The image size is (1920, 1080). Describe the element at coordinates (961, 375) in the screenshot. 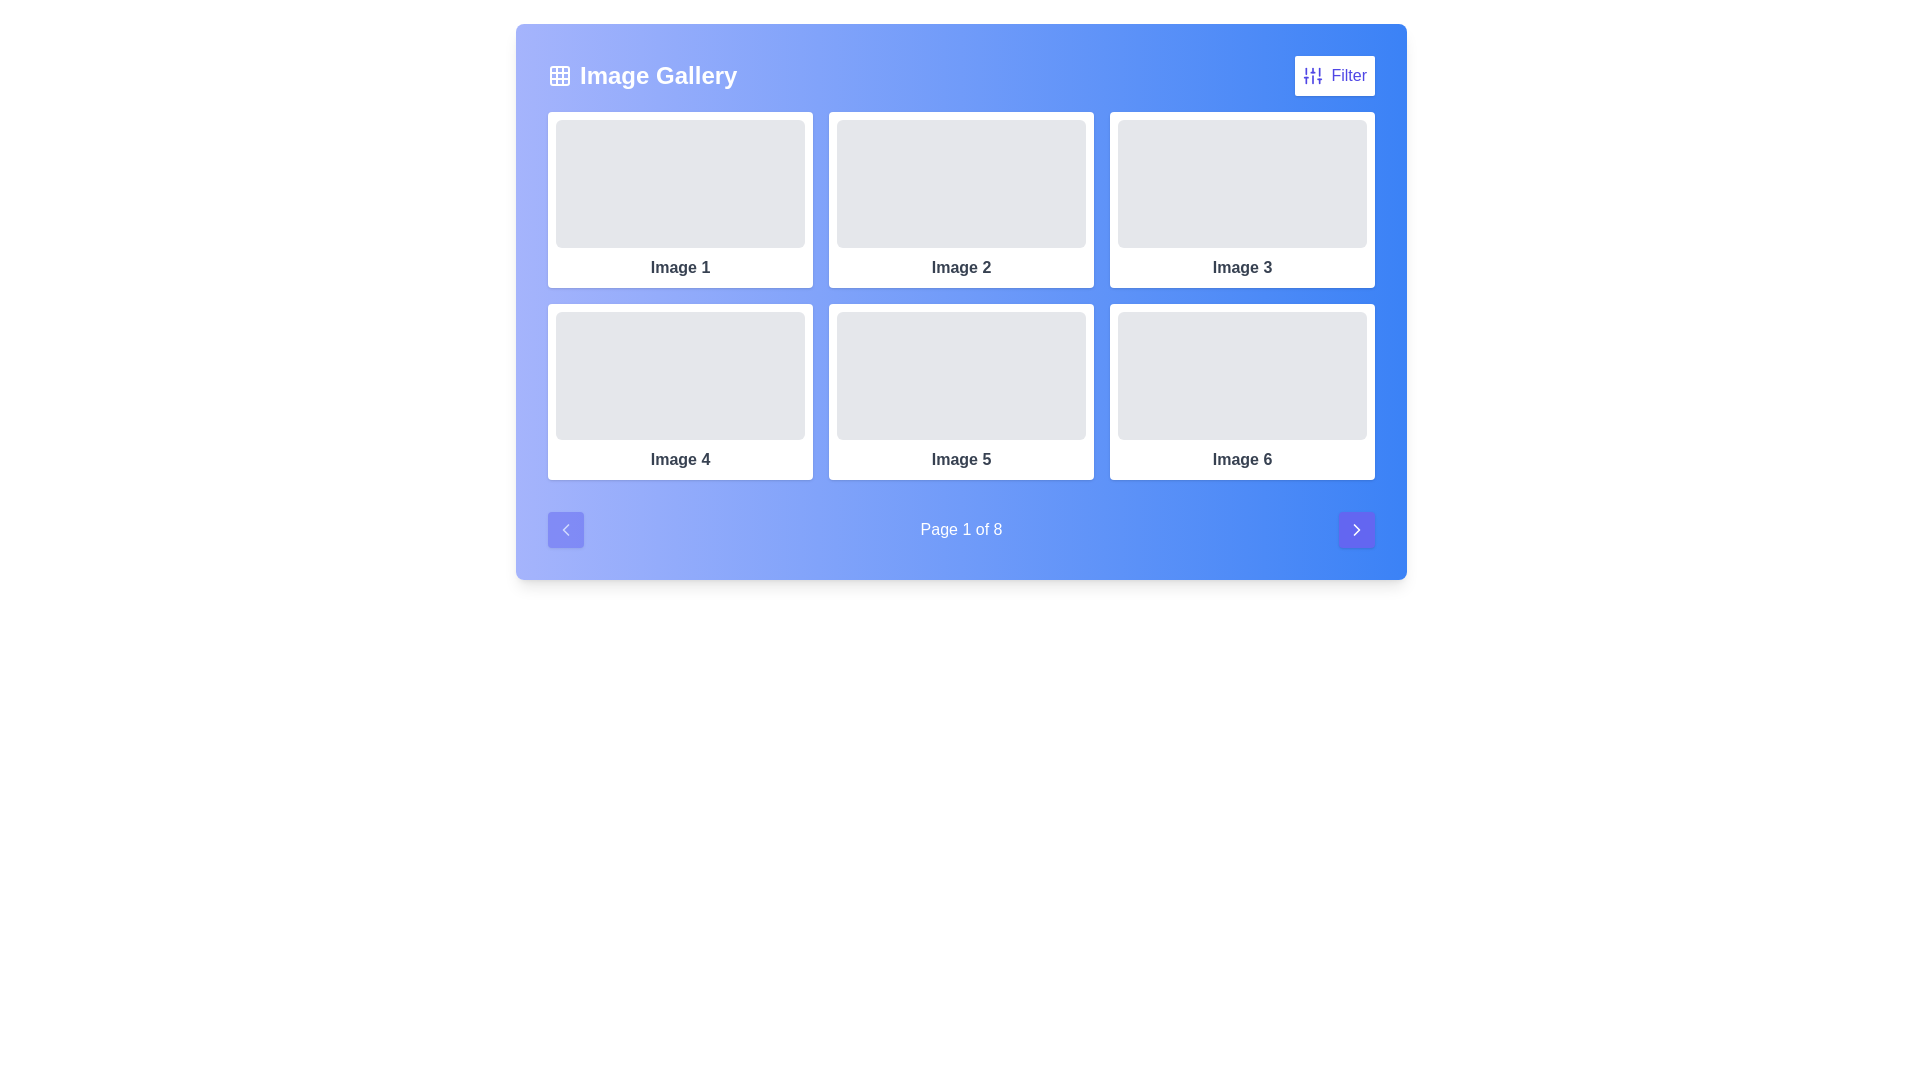

I see `the light gray rectangular placeholder component located in the fifth position of the image gallery grid` at that location.